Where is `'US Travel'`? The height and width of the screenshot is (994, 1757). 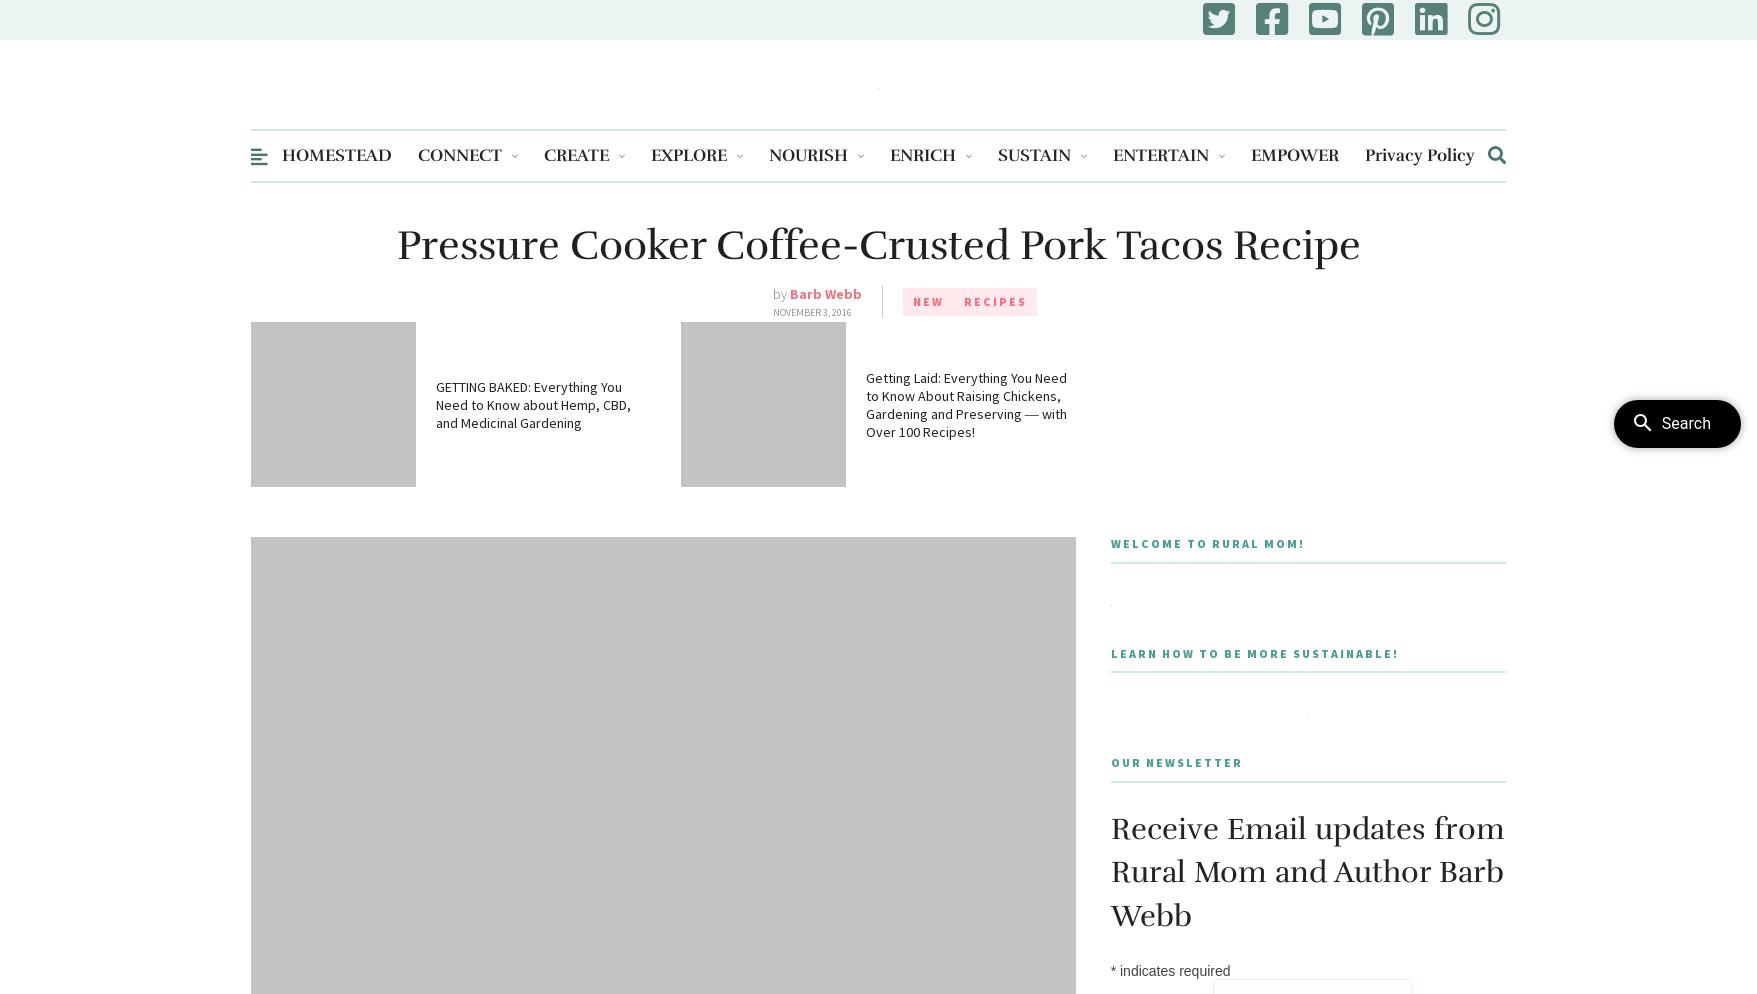 'US Travel' is located at coordinates (681, 291).